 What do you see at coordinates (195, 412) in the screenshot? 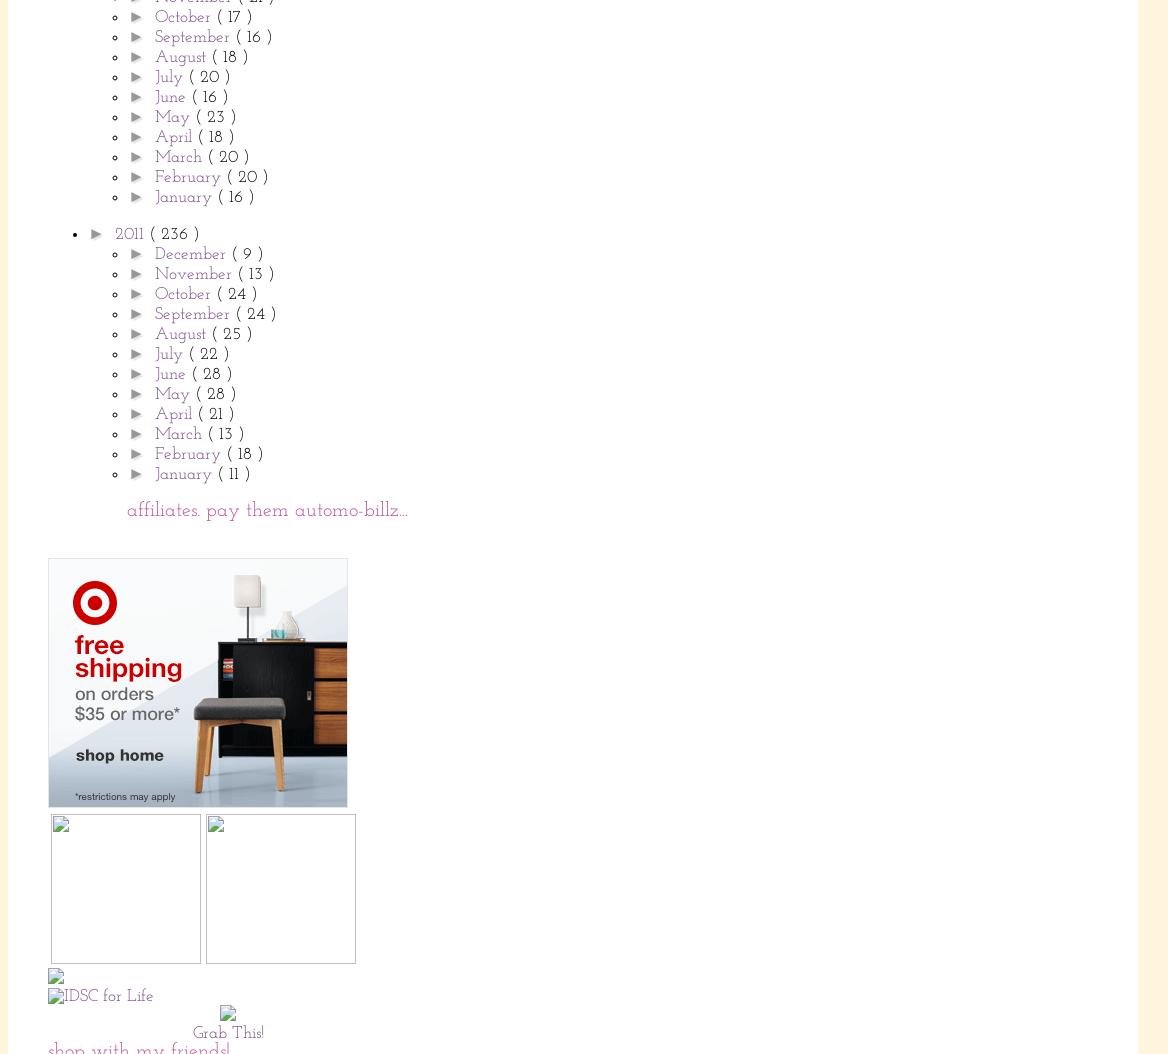
I see `'(
                21
                )'` at bounding box center [195, 412].